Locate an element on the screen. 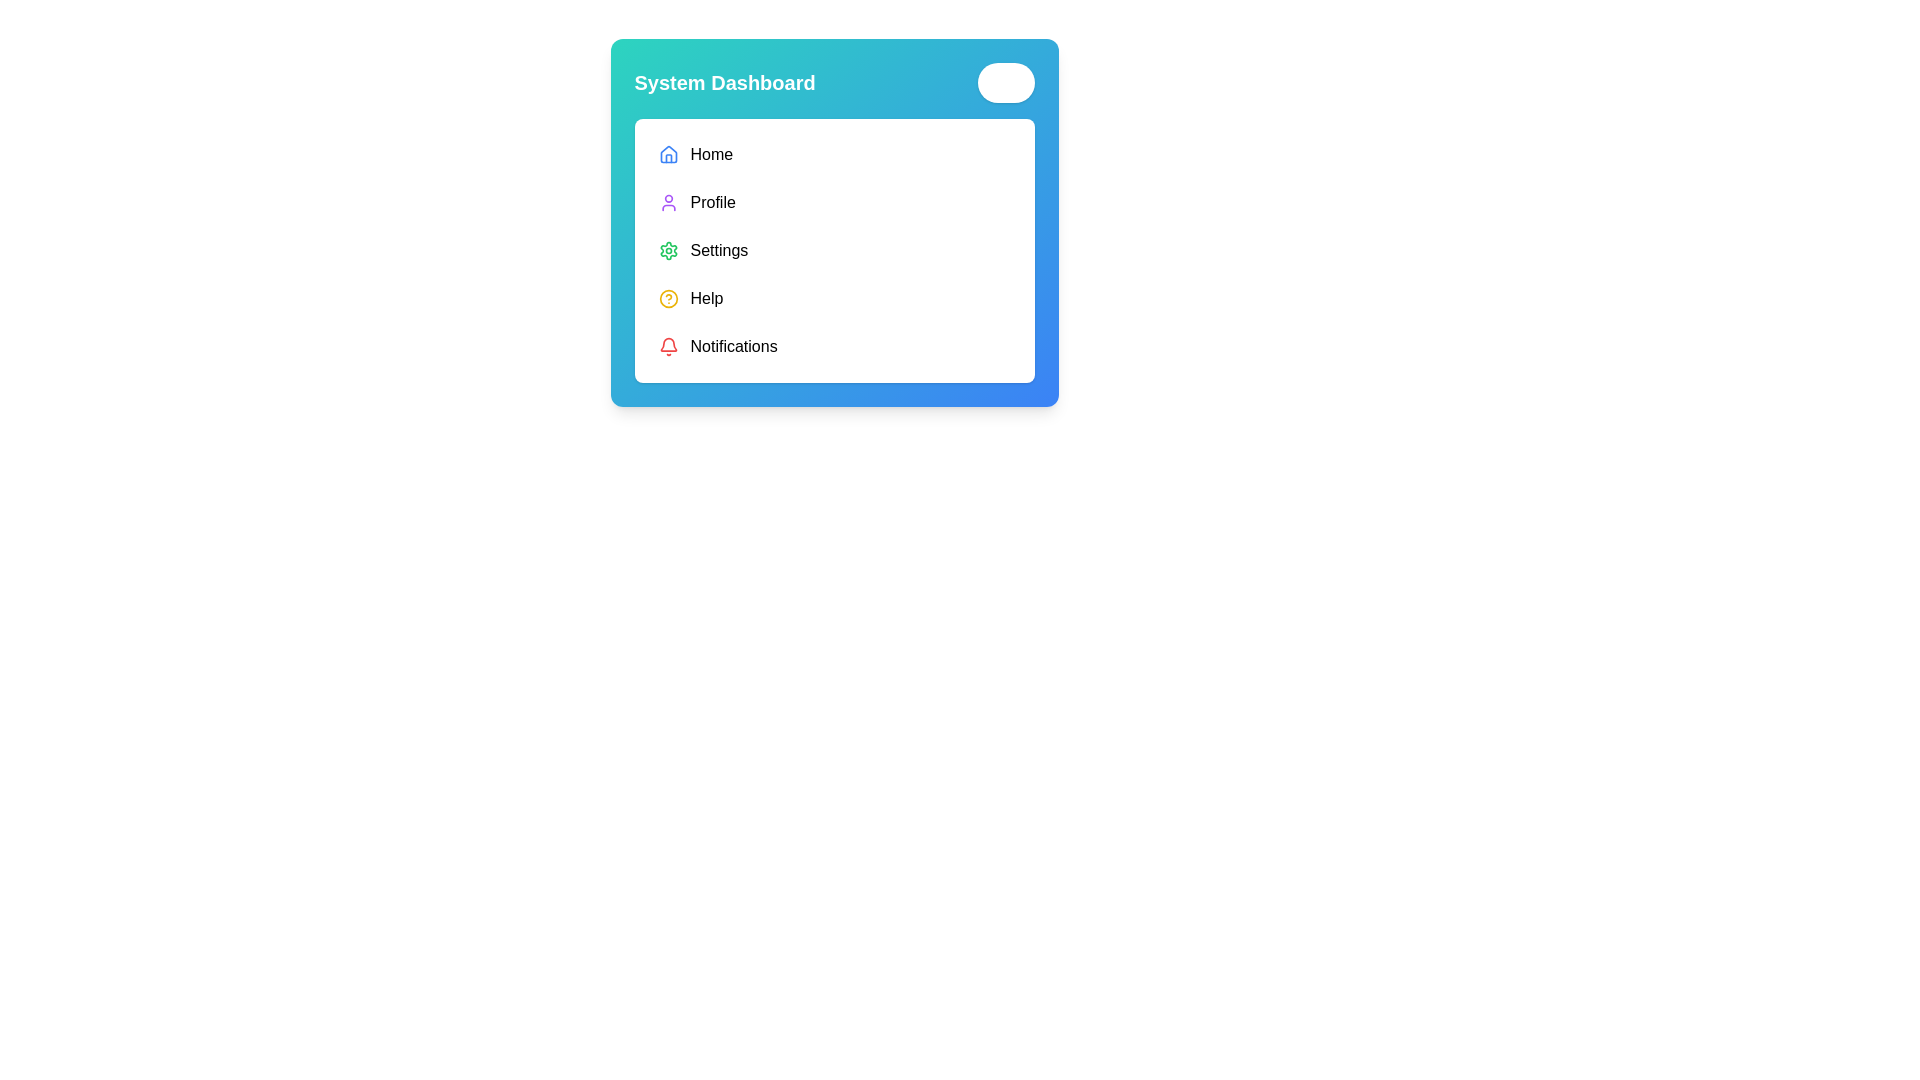 The image size is (1920, 1080). the settings icon located to the left of the 'Settings' label in the fourth row of the vertical menu on the dashboard interface is located at coordinates (668, 249).